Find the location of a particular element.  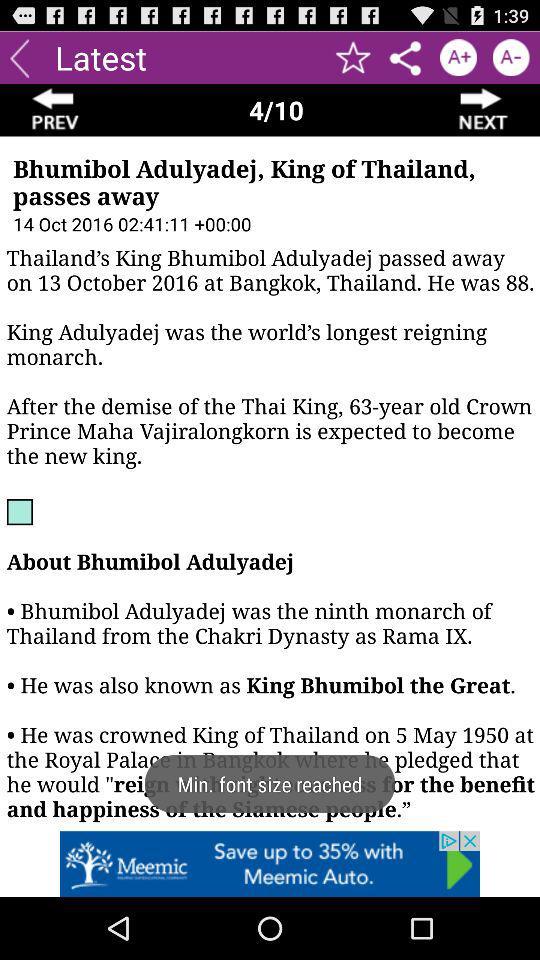

share the article is located at coordinates (405, 56).